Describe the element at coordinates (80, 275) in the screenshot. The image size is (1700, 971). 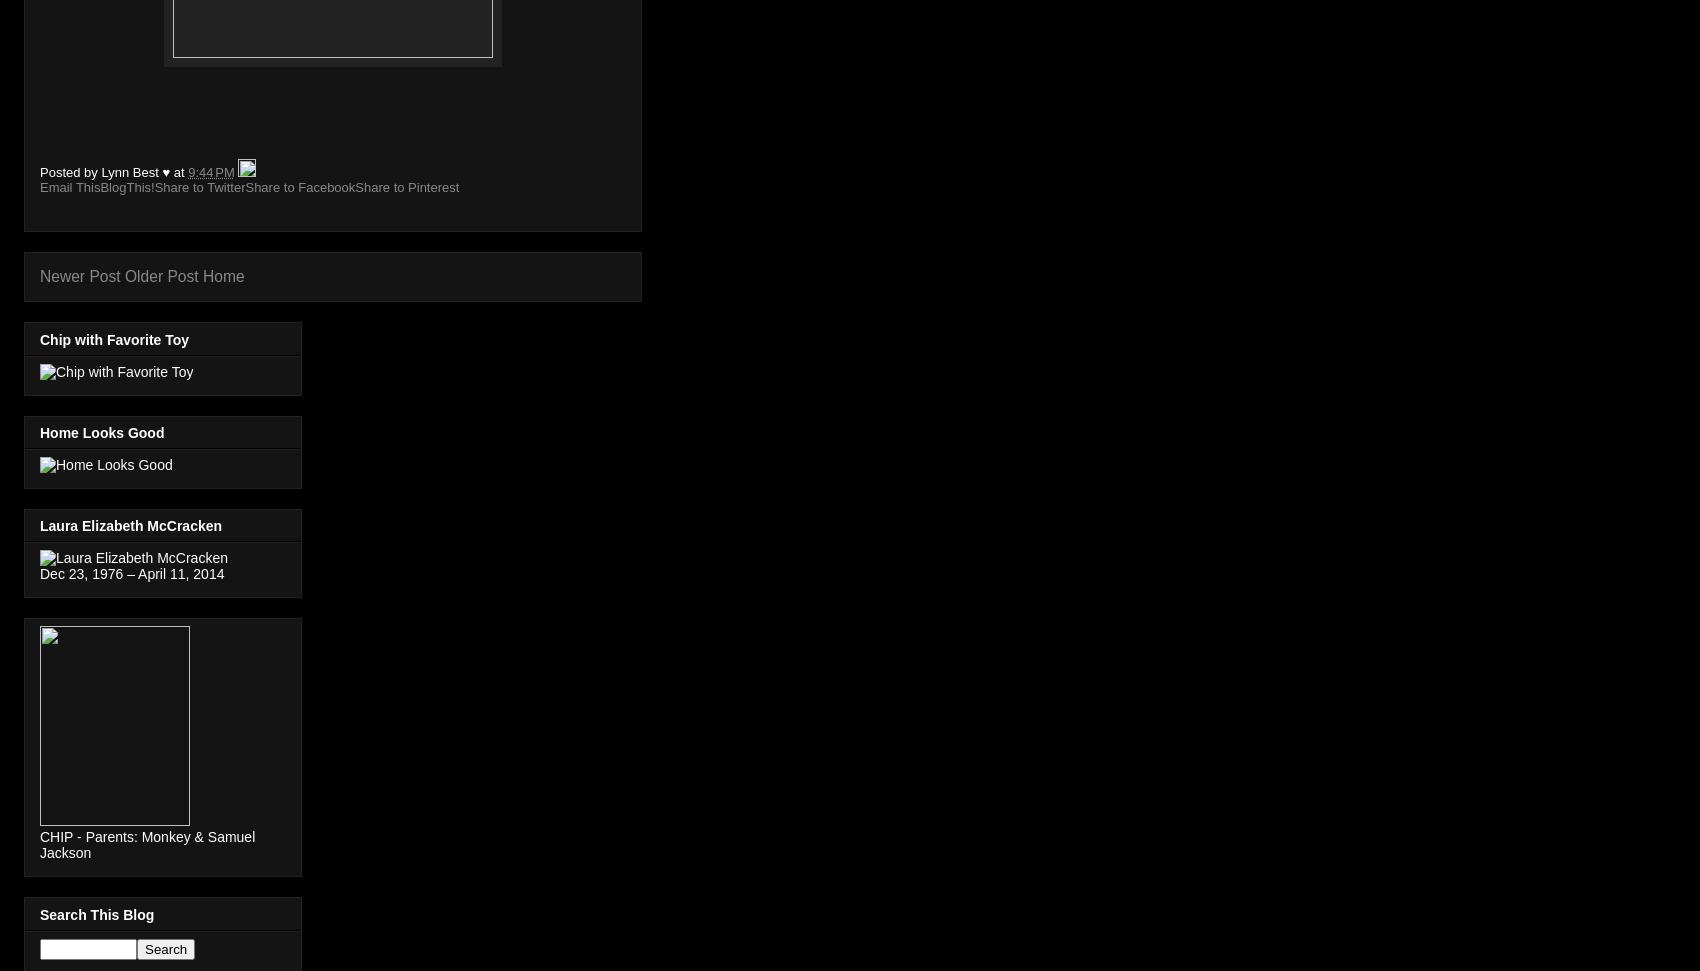
I see `'Newer Post'` at that location.